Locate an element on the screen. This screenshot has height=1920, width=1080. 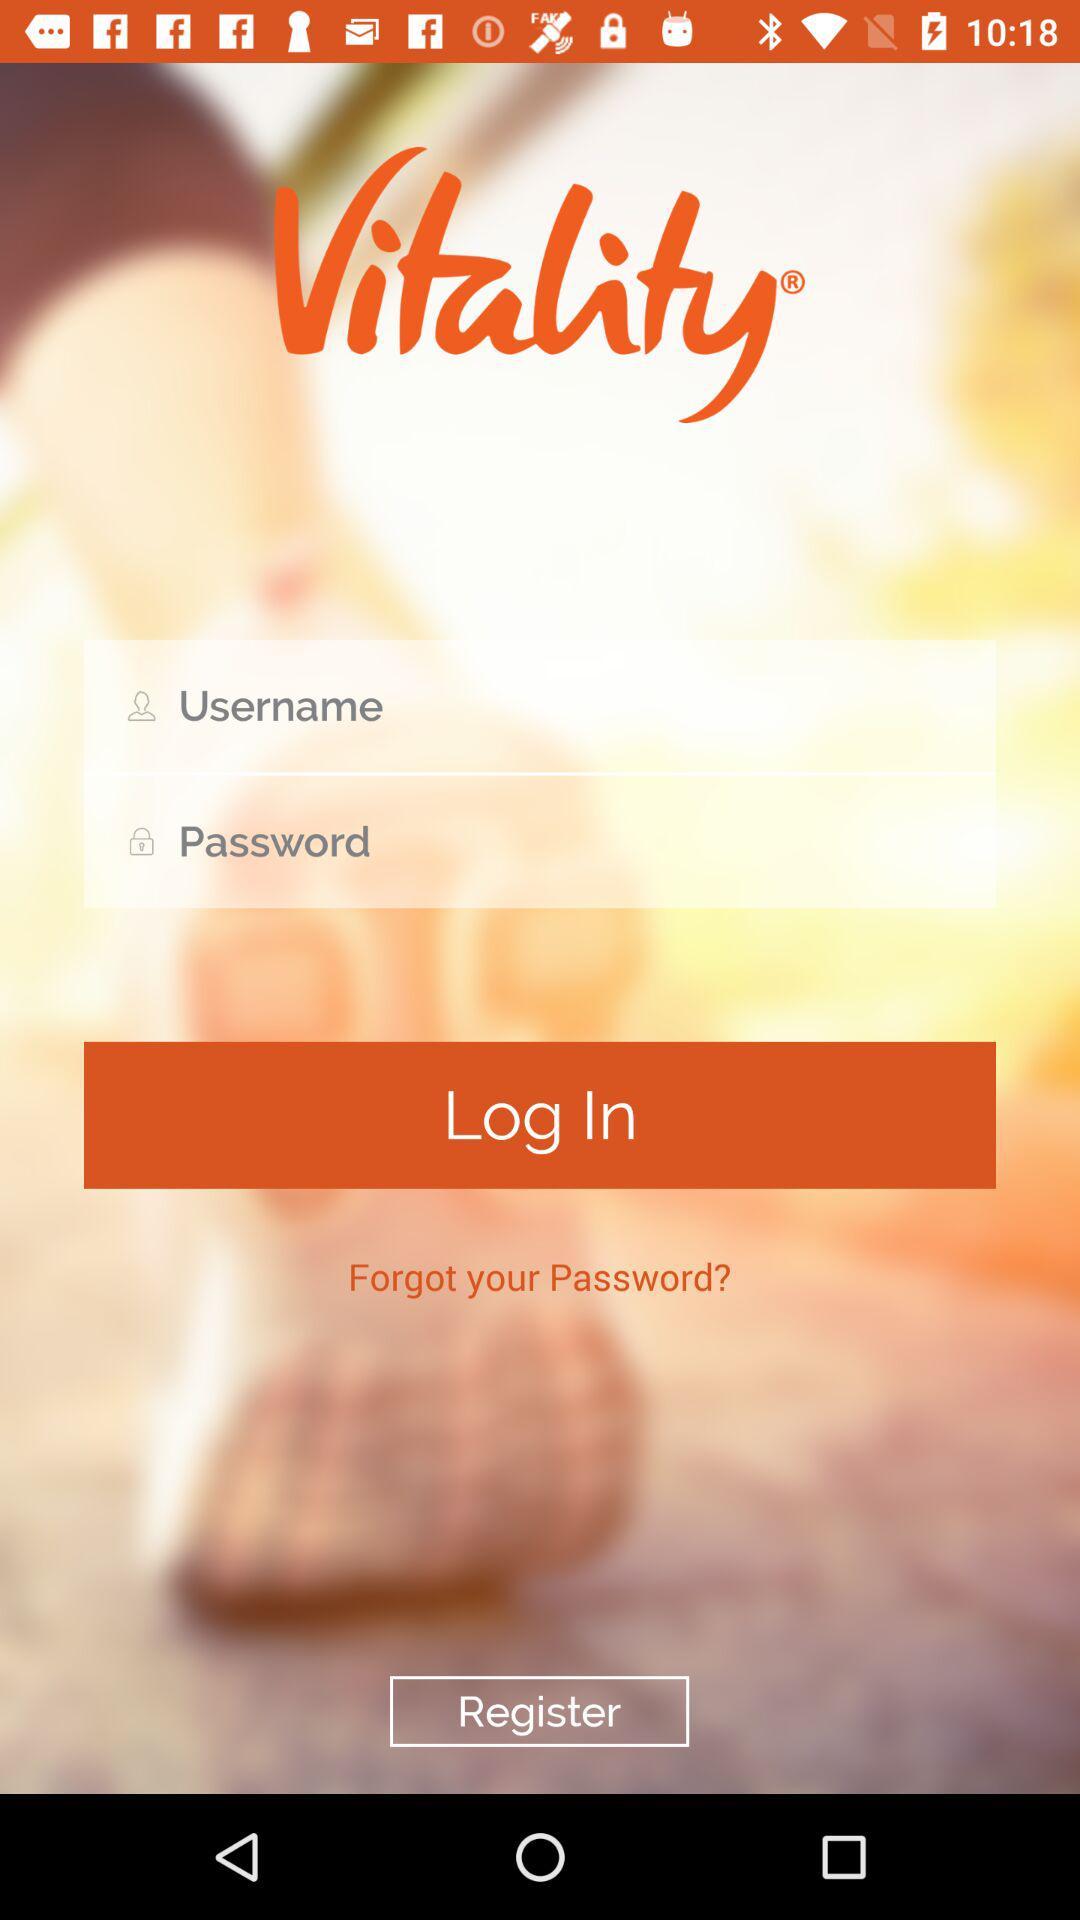
forgot your password? is located at coordinates (538, 1275).